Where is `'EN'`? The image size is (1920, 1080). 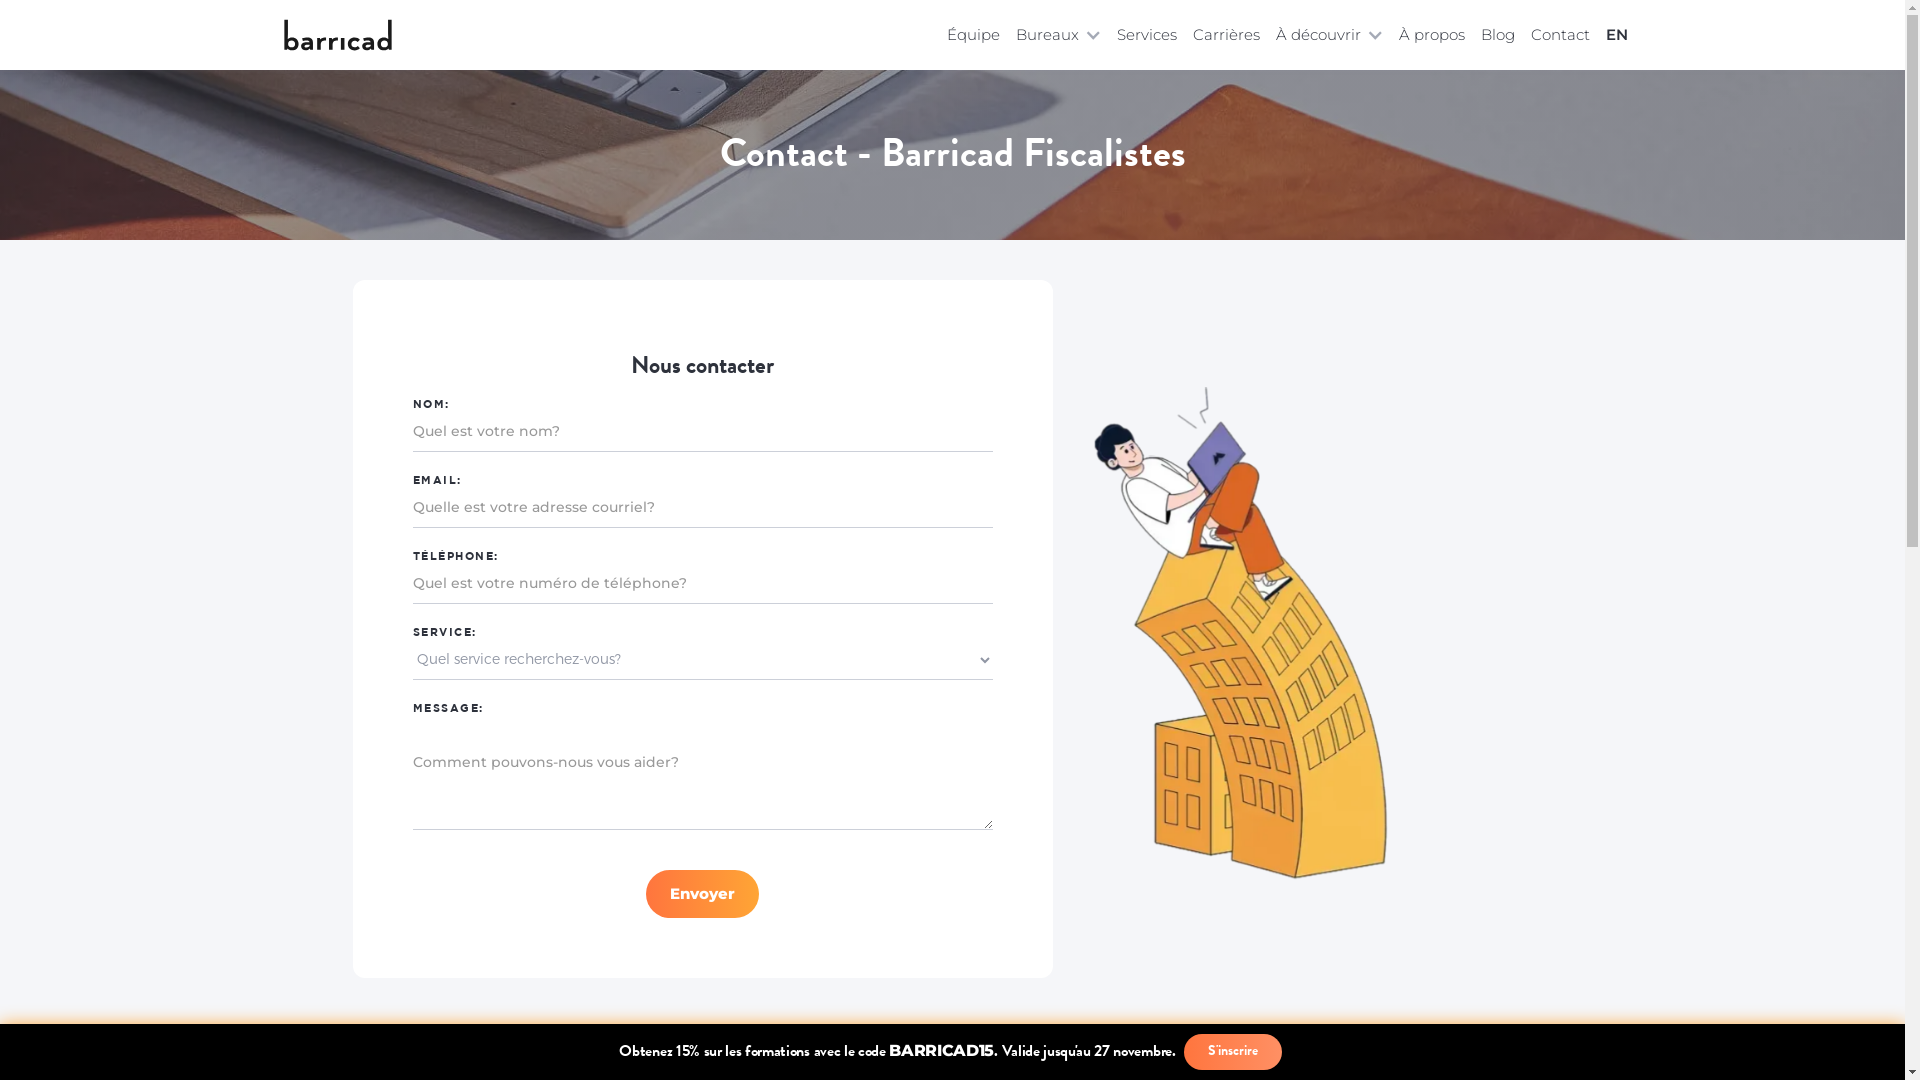 'EN' is located at coordinates (1597, 34).